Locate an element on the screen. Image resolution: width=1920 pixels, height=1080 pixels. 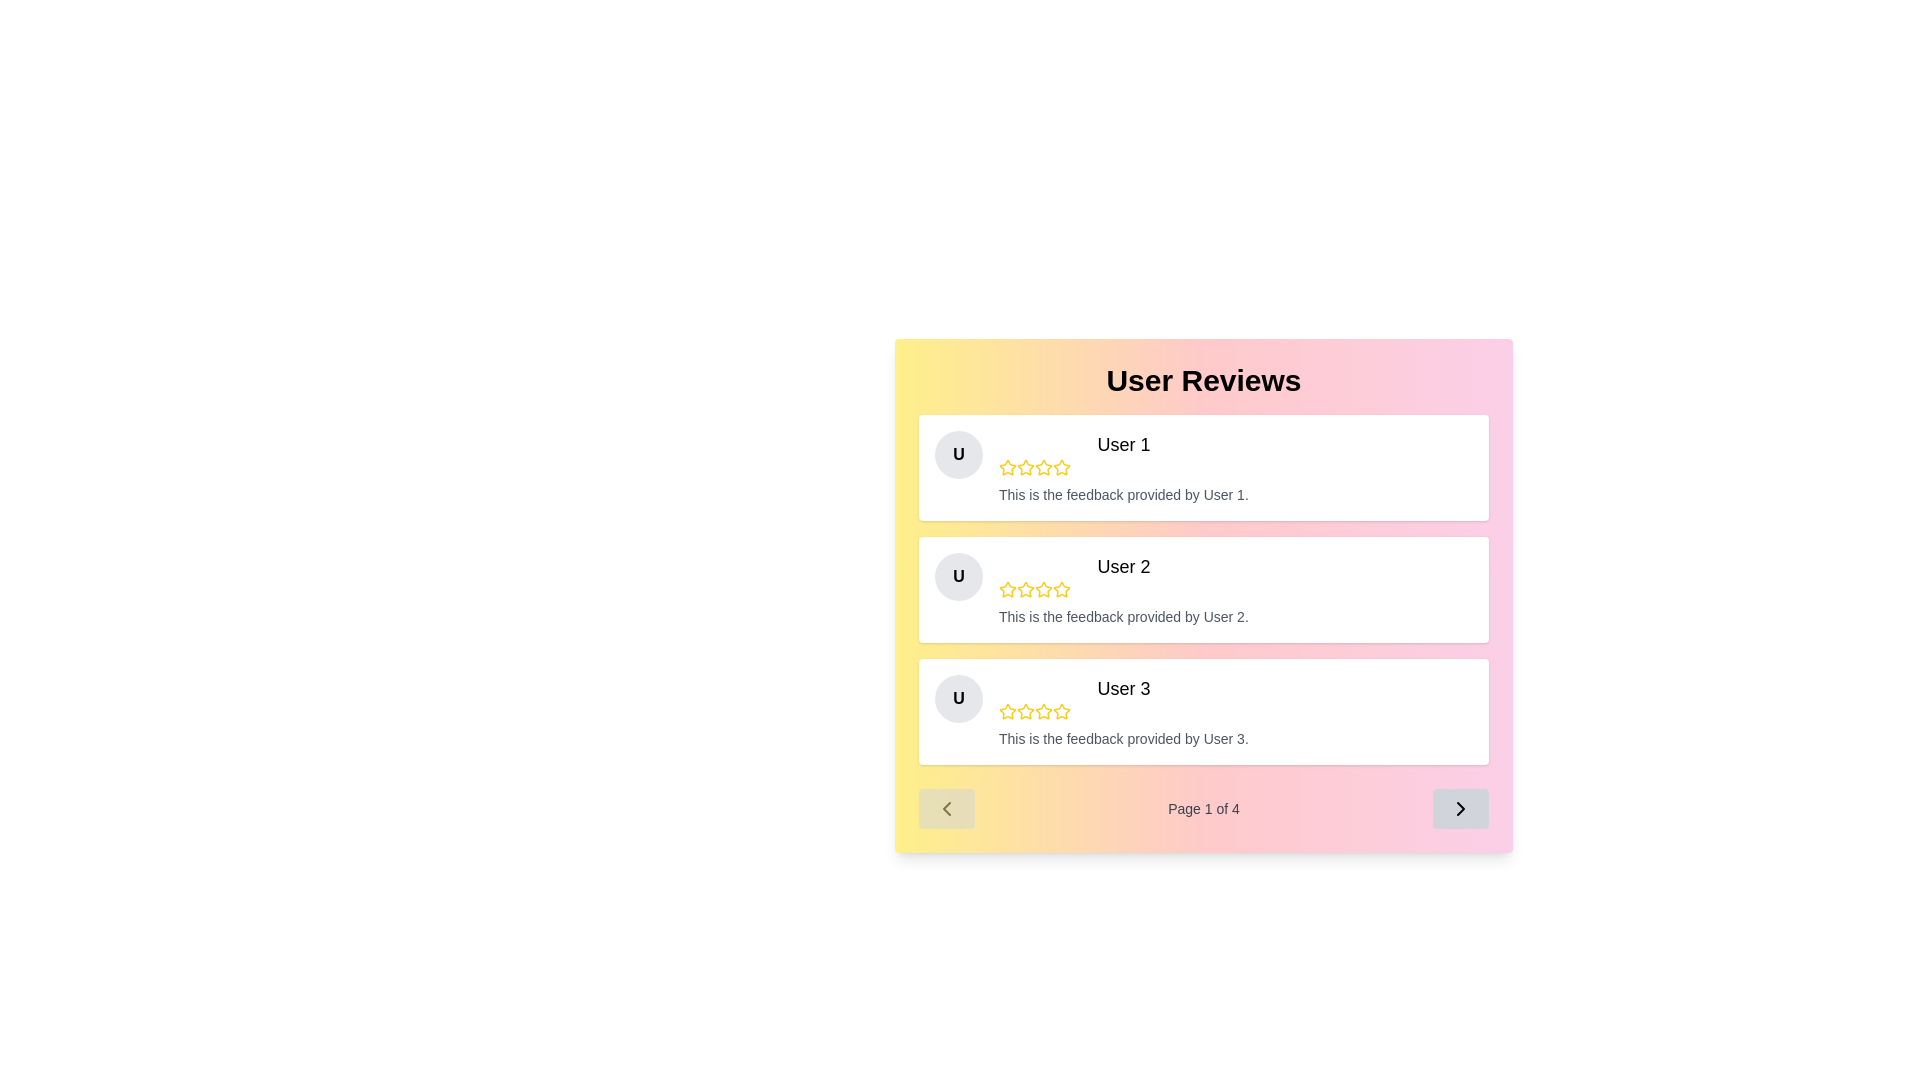
the fourth star icon is located at coordinates (1042, 711).